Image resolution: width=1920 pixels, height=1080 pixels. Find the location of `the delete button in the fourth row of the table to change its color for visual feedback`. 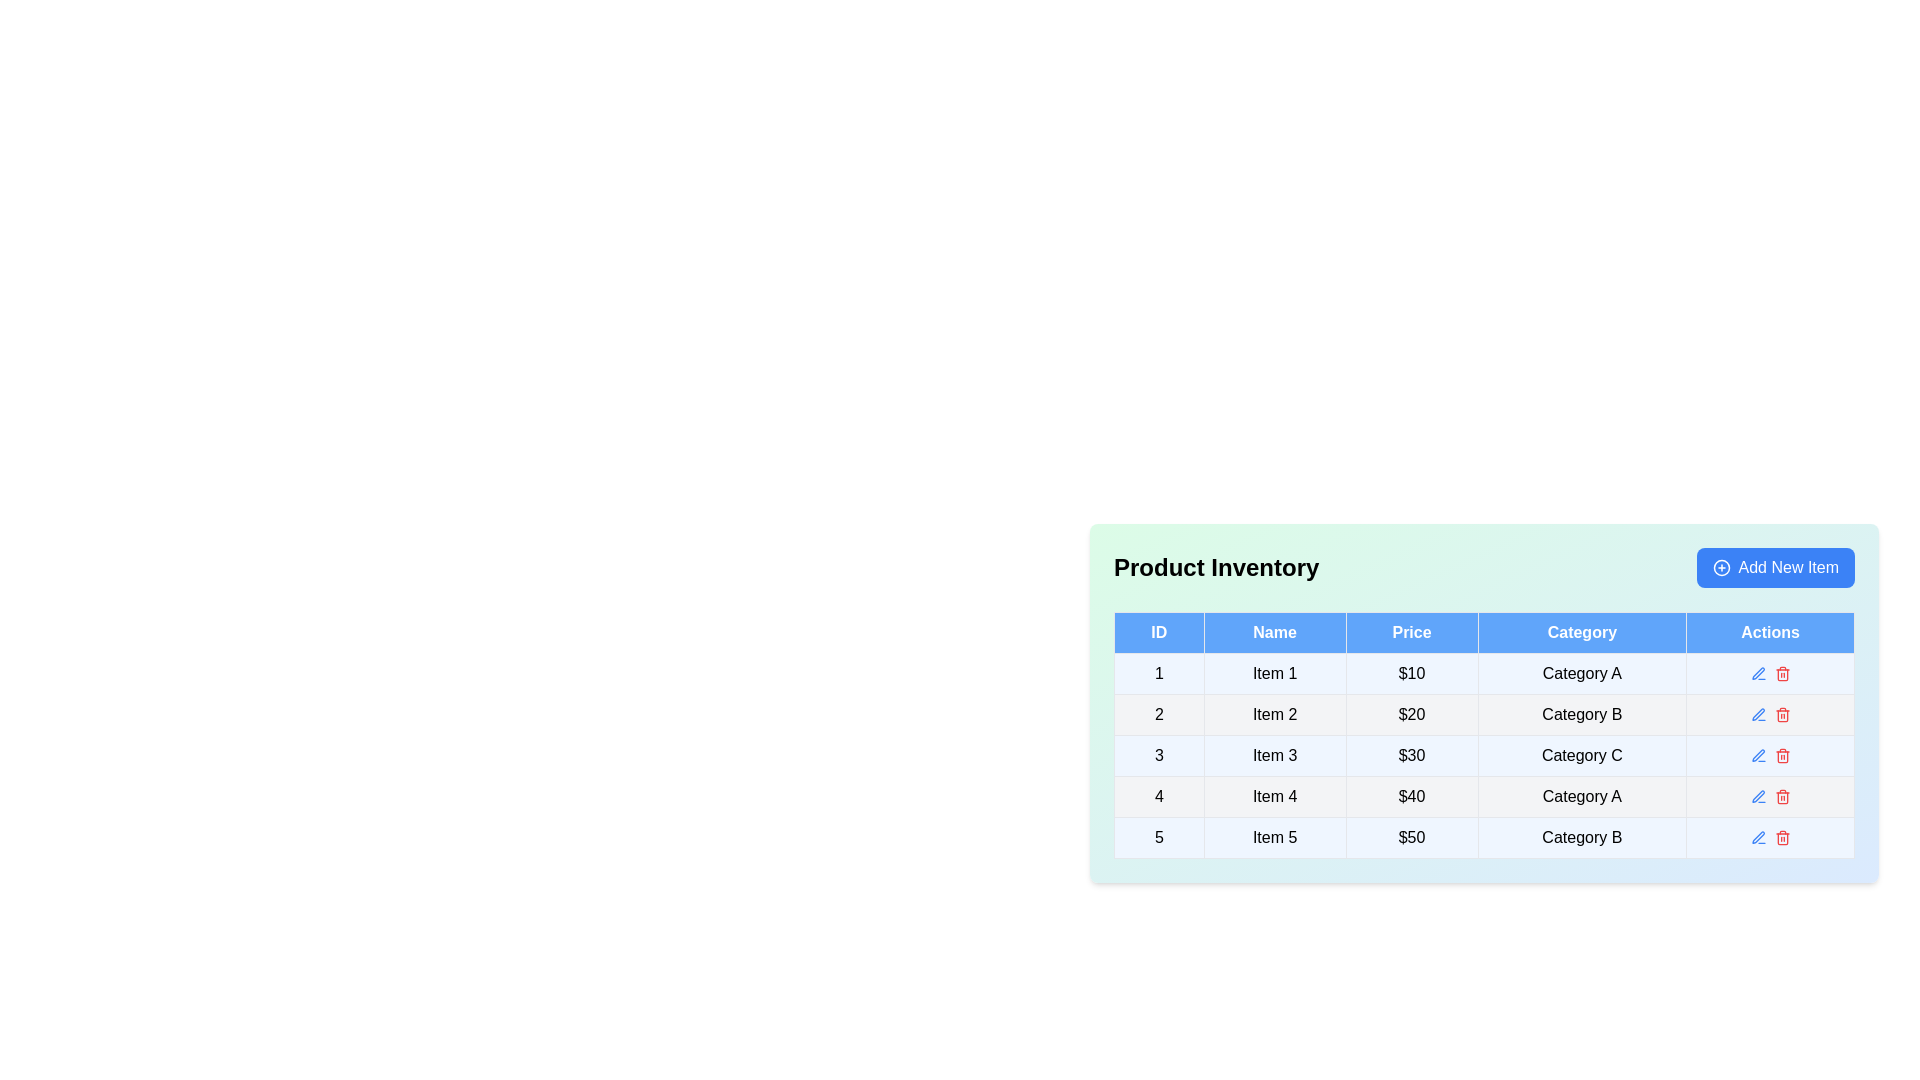

the delete button in the fourth row of the table to change its color for visual feedback is located at coordinates (1782, 796).